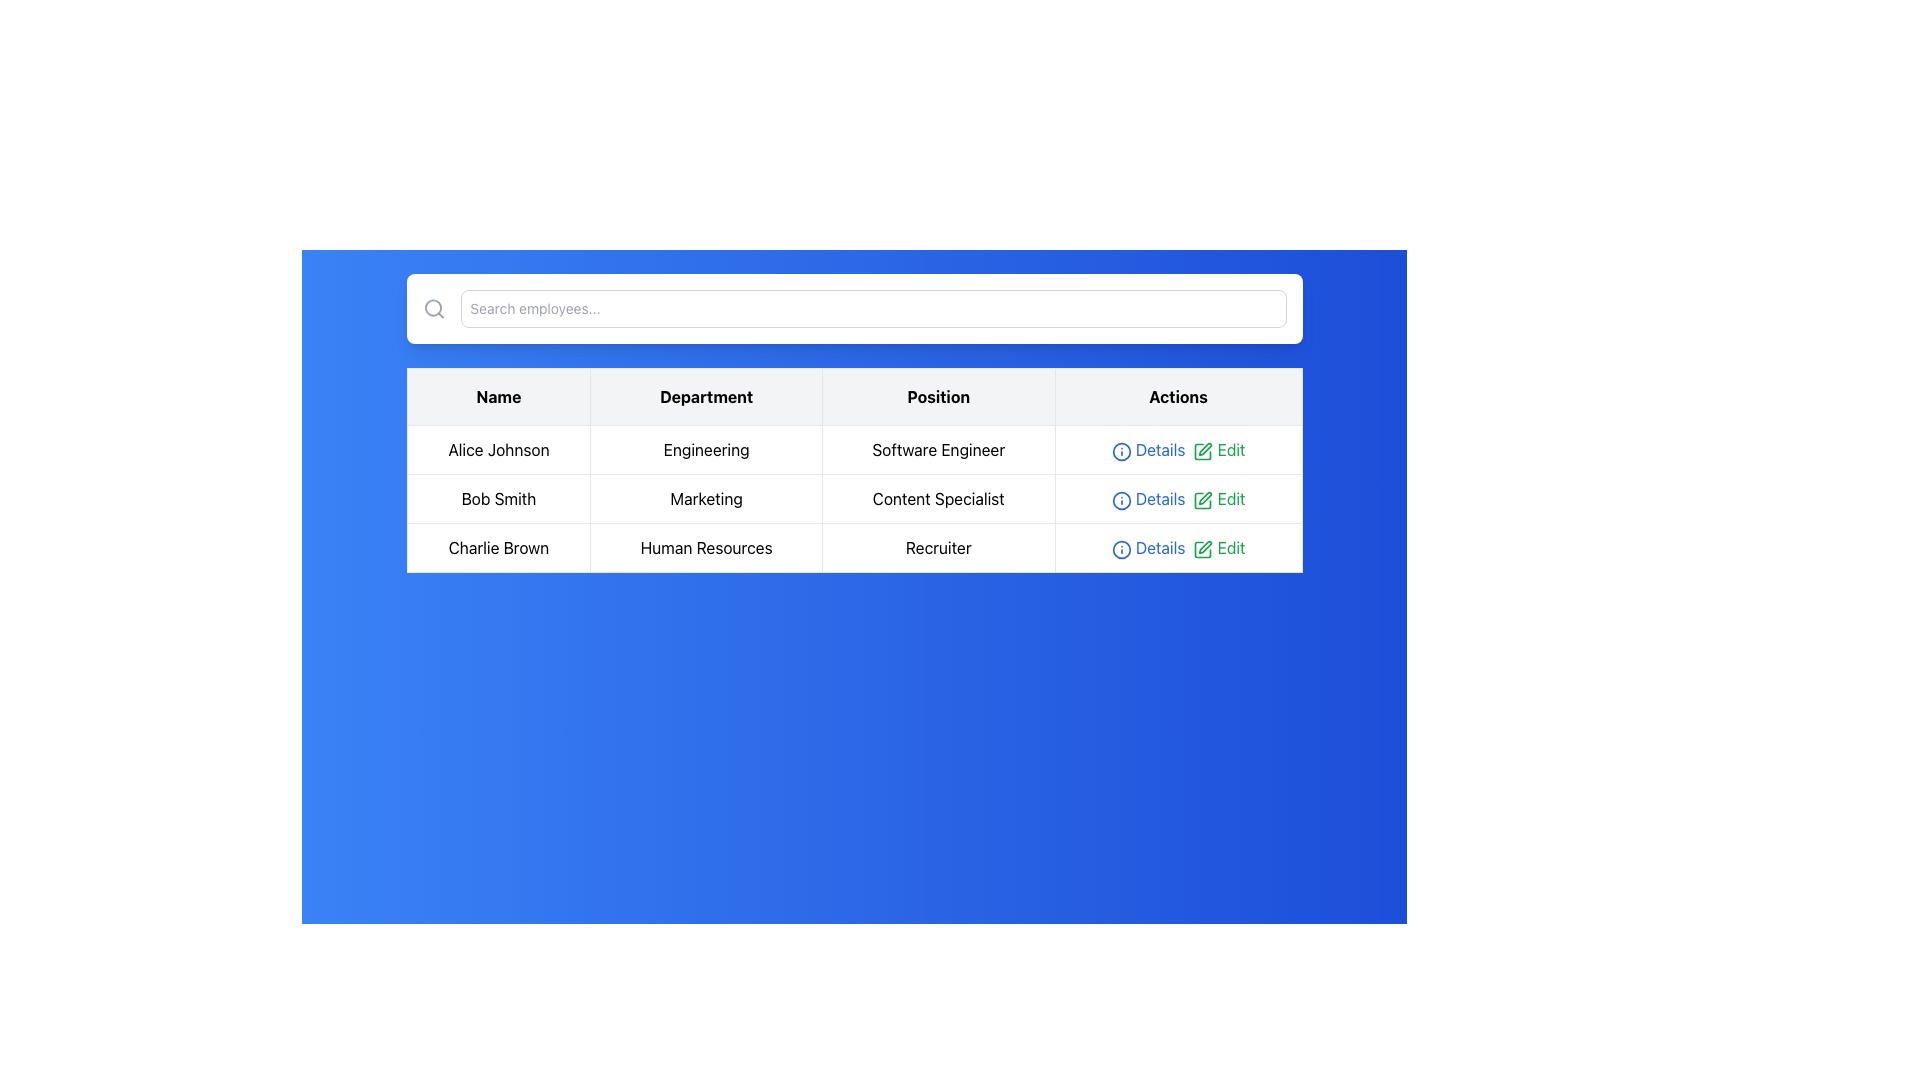 Image resolution: width=1920 pixels, height=1080 pixels. Describe the element at coordinates (431, 308) in the screenshot. I see `the circular portion of the search icon located in the top-left corner of the header section, slightly left of the search input field` at that location.